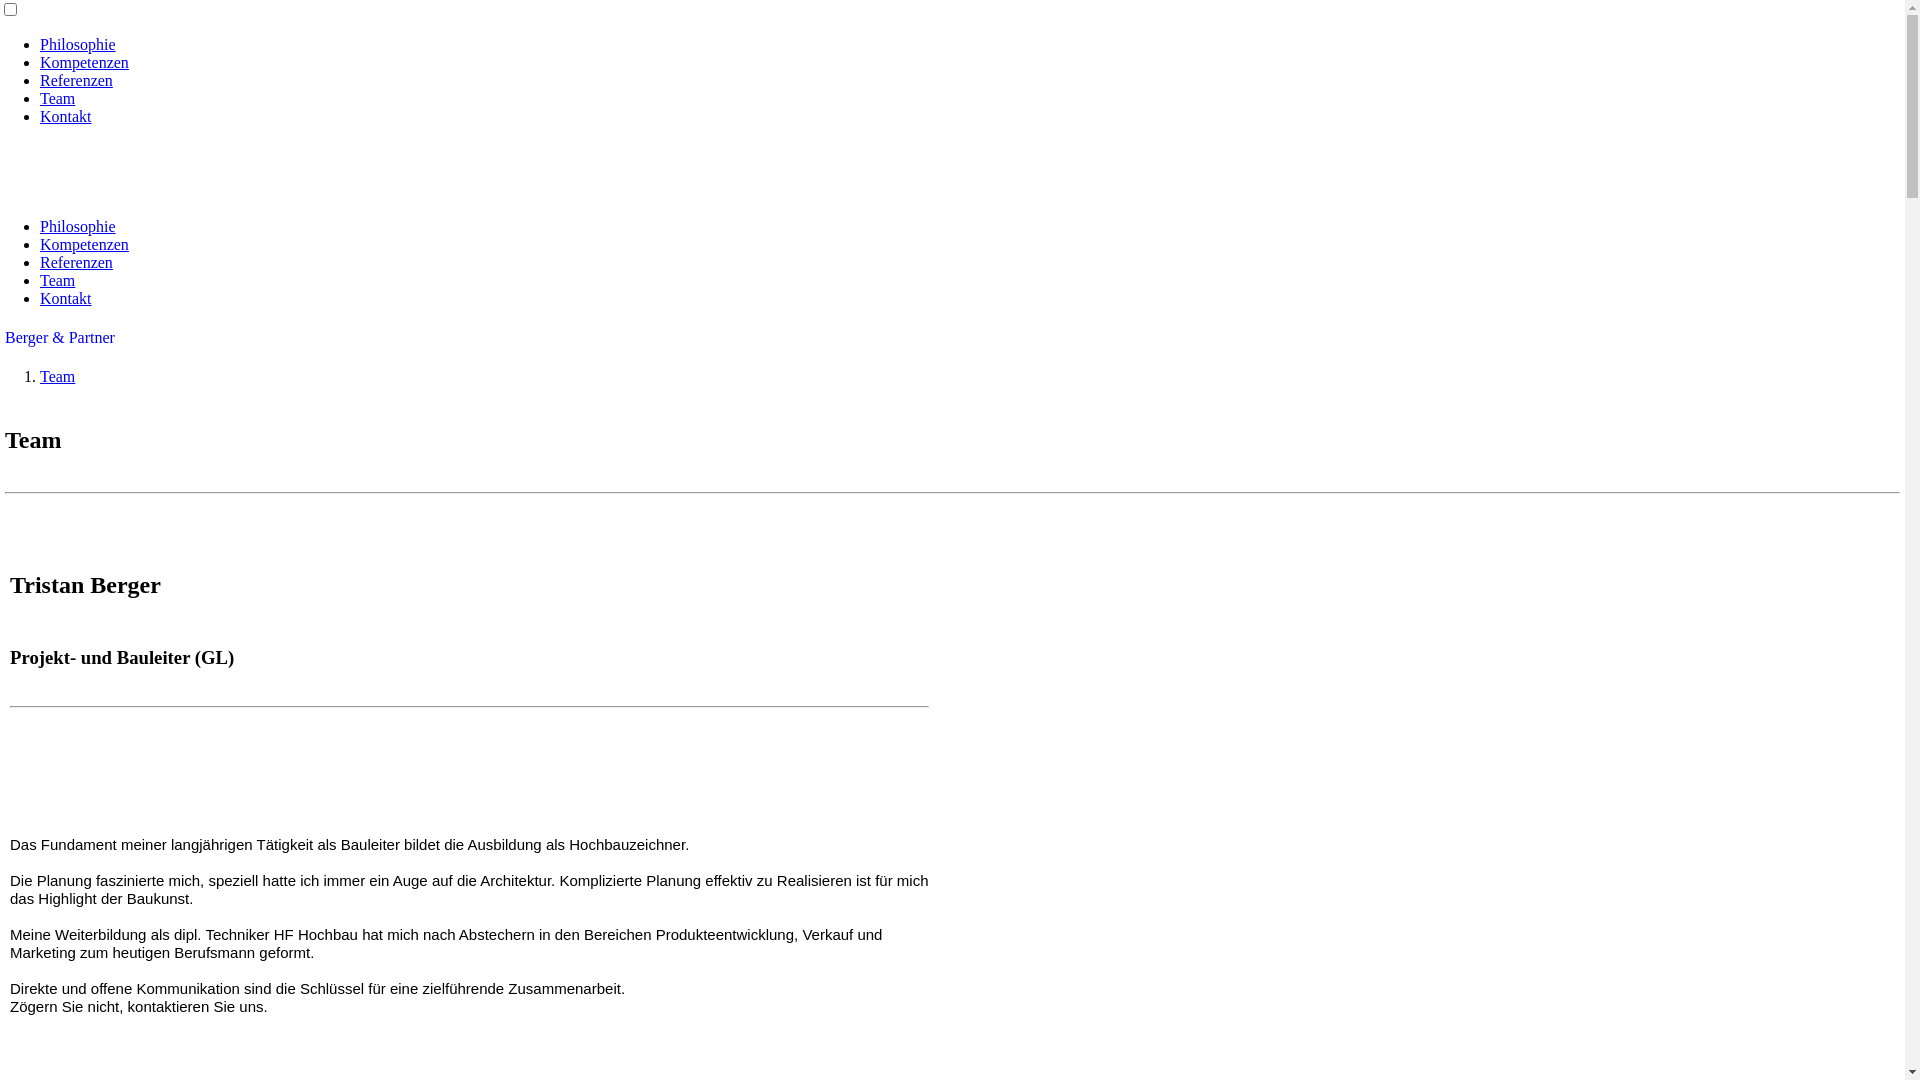  Describe the element at coordinates (59, 336) in the screenshot. I see `'Berger & Partner'` at that location.